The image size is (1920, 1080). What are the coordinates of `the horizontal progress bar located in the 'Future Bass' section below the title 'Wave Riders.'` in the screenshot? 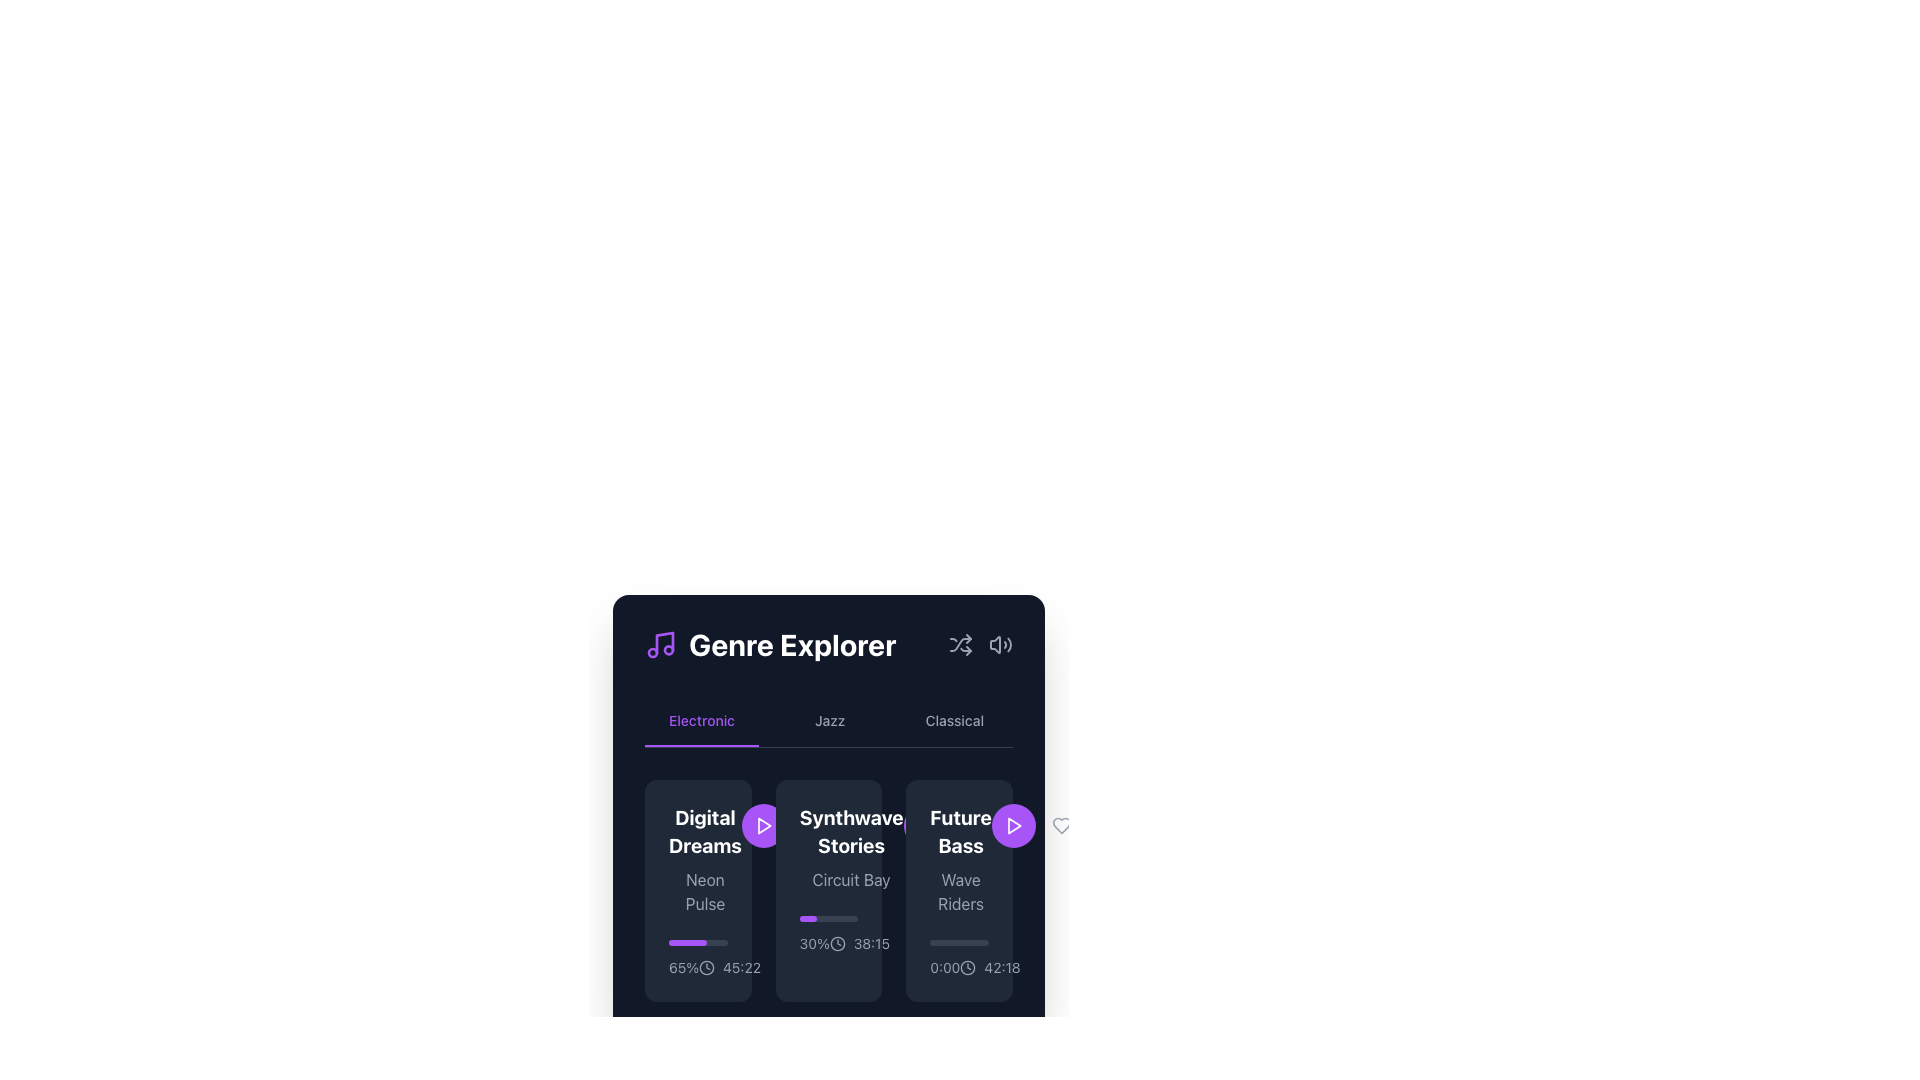 It's located at (958, 942).